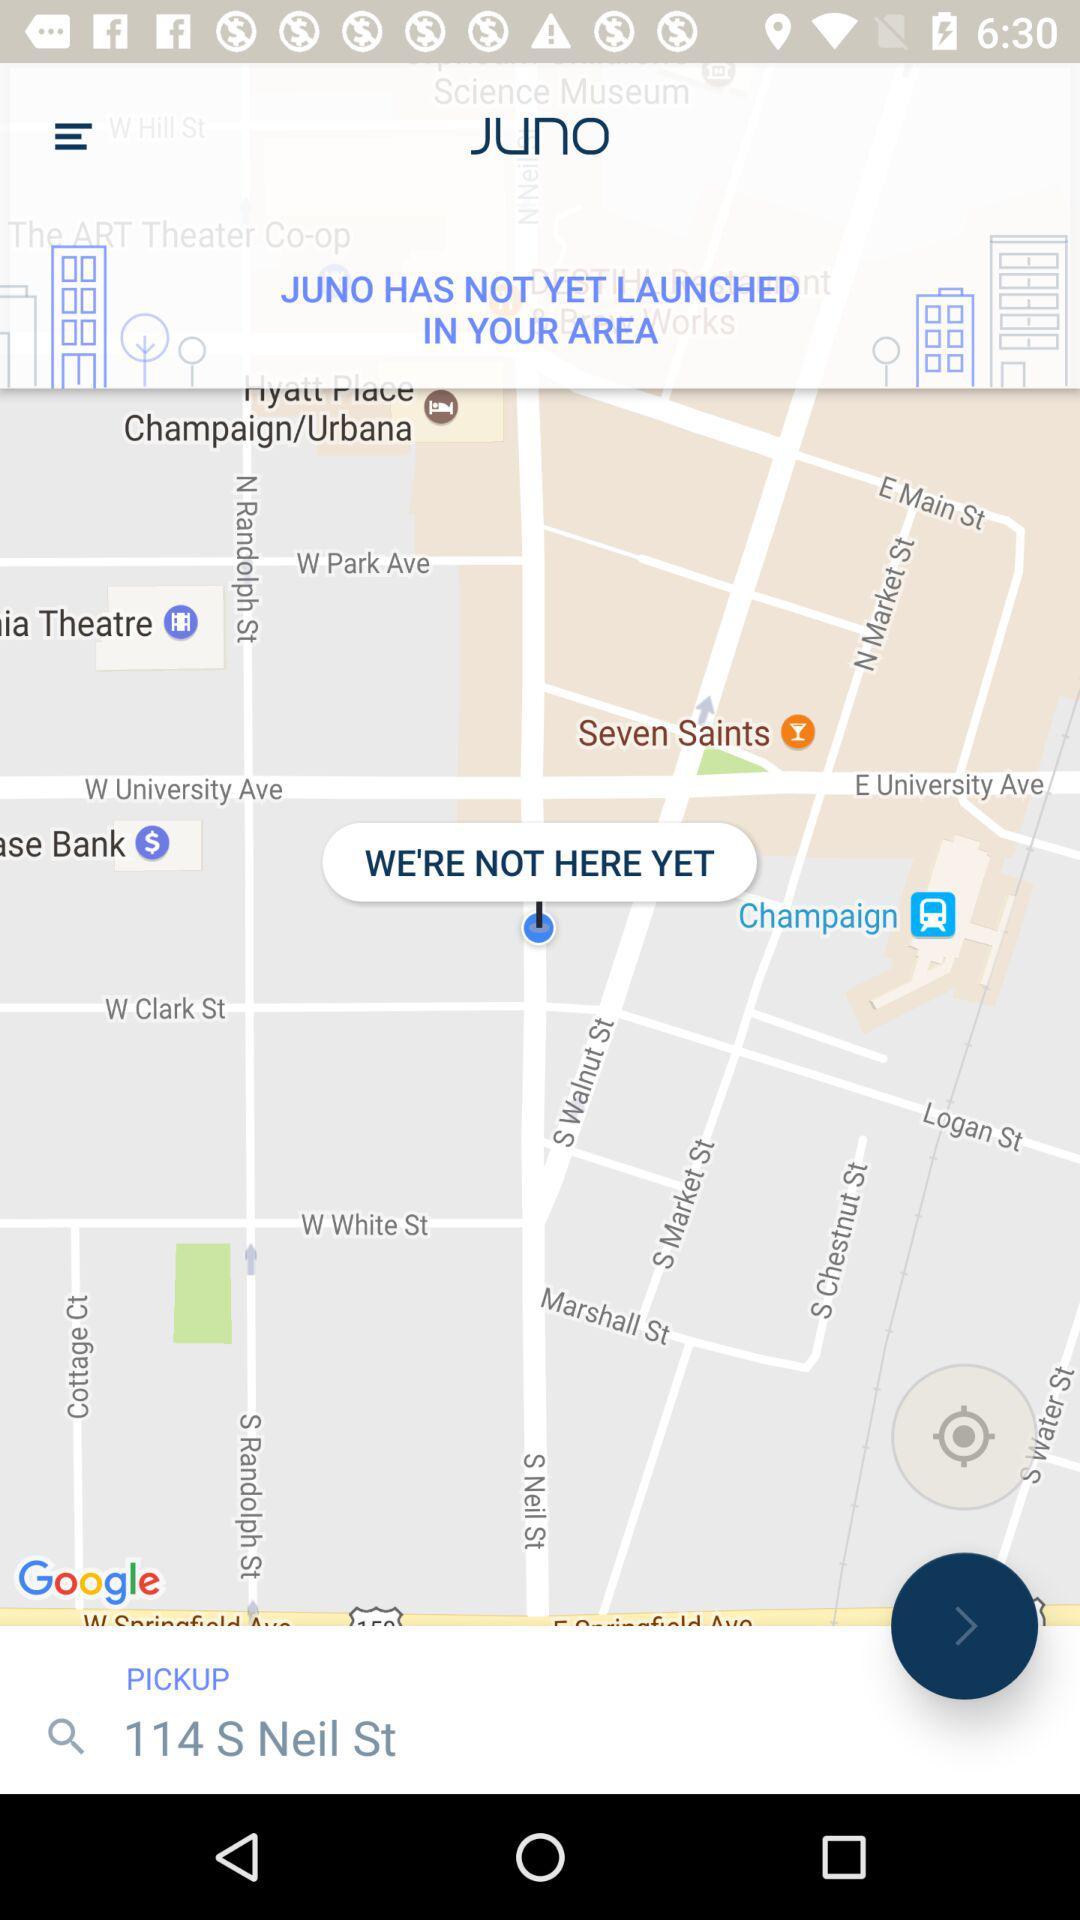 This screenshot has width=1080, height=1920. I want to click on icon next to pickup, so click(963, 1626).